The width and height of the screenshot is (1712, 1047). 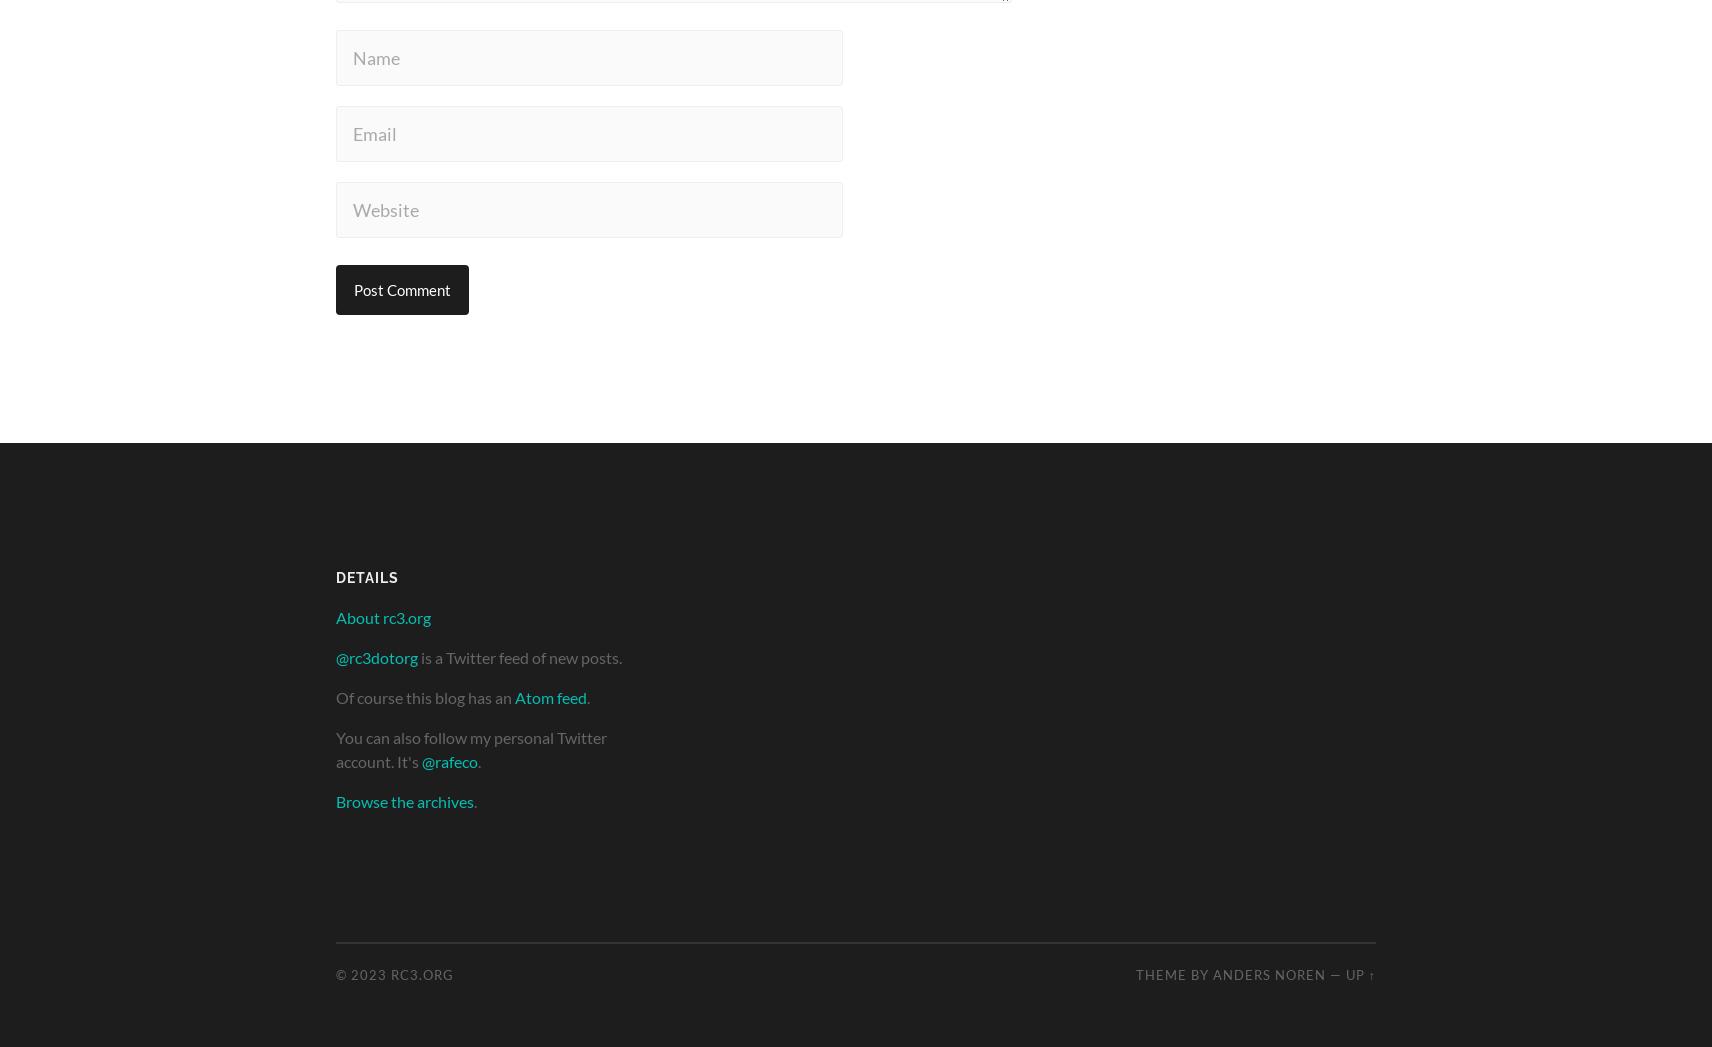 I want to click on 'is a Twitter feed of new posts.', so click(x=518, y=656).